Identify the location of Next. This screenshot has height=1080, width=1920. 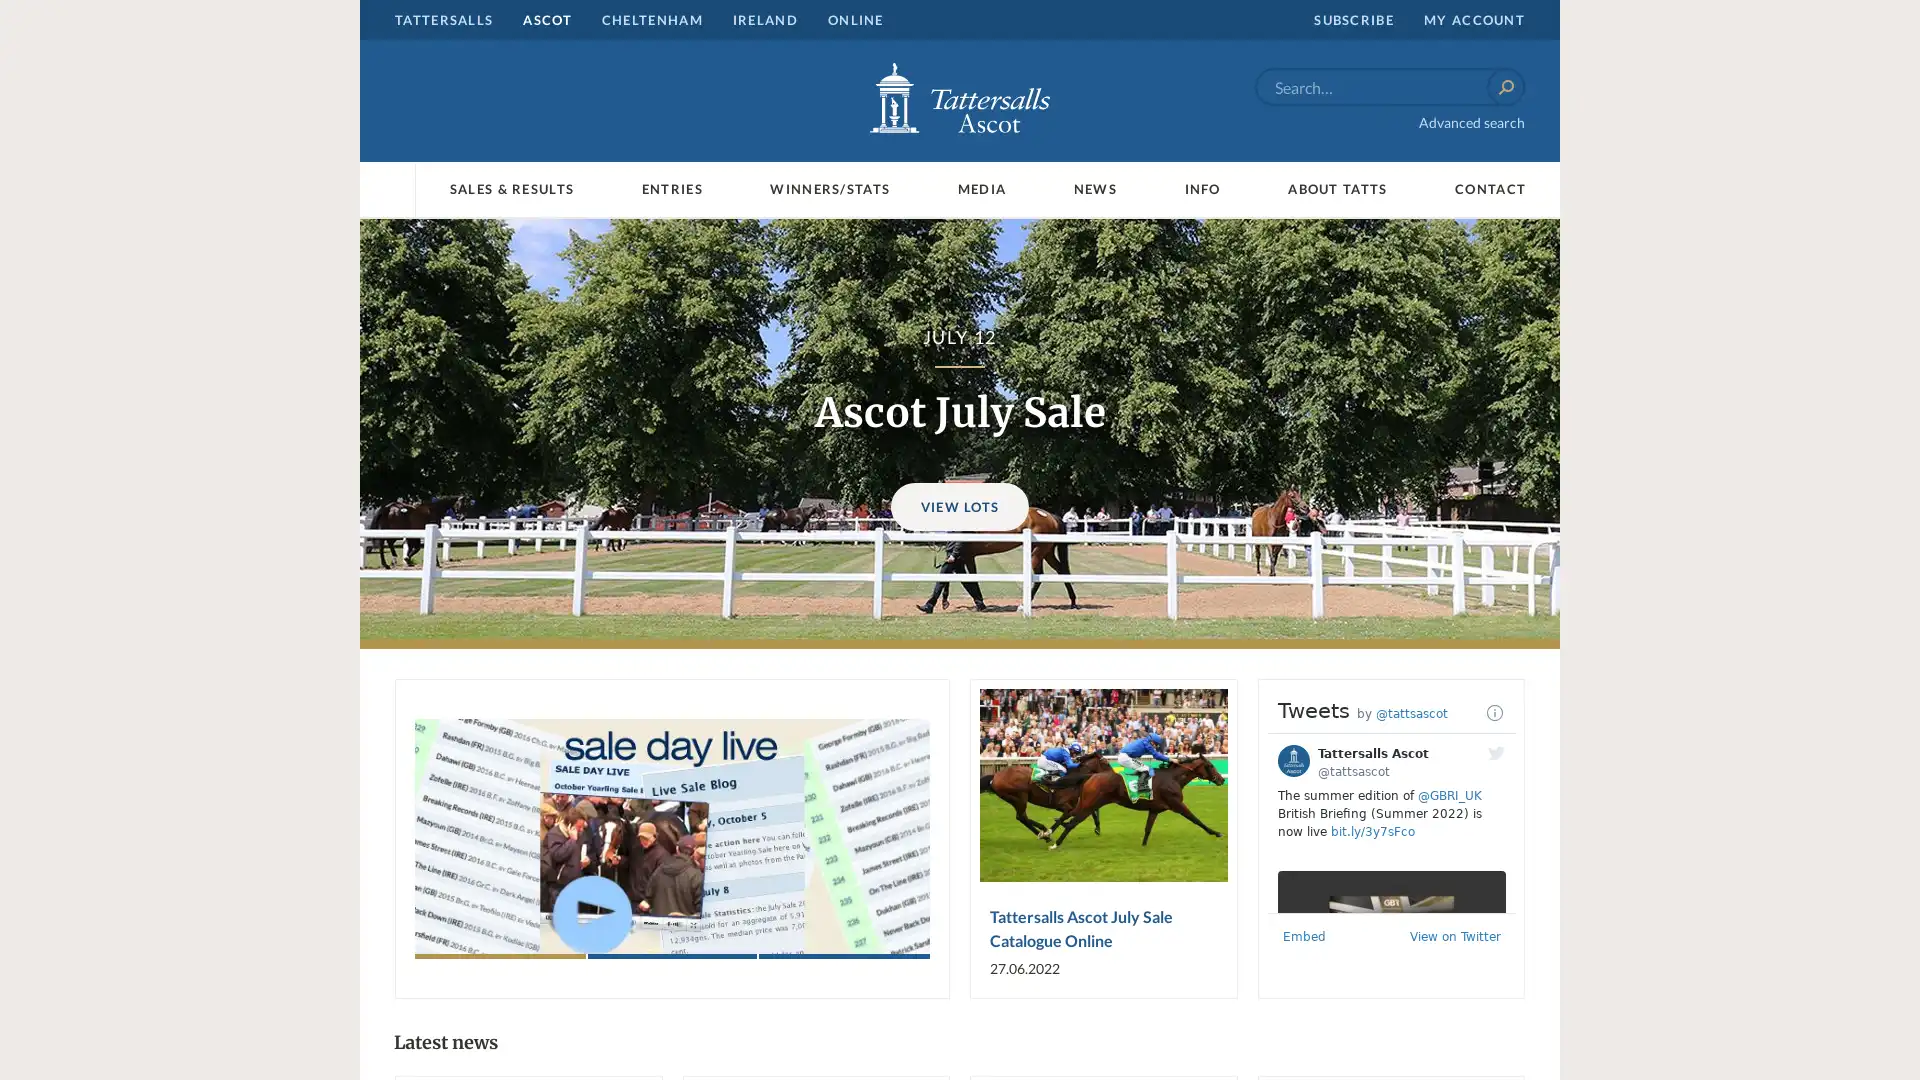
(904, 837).